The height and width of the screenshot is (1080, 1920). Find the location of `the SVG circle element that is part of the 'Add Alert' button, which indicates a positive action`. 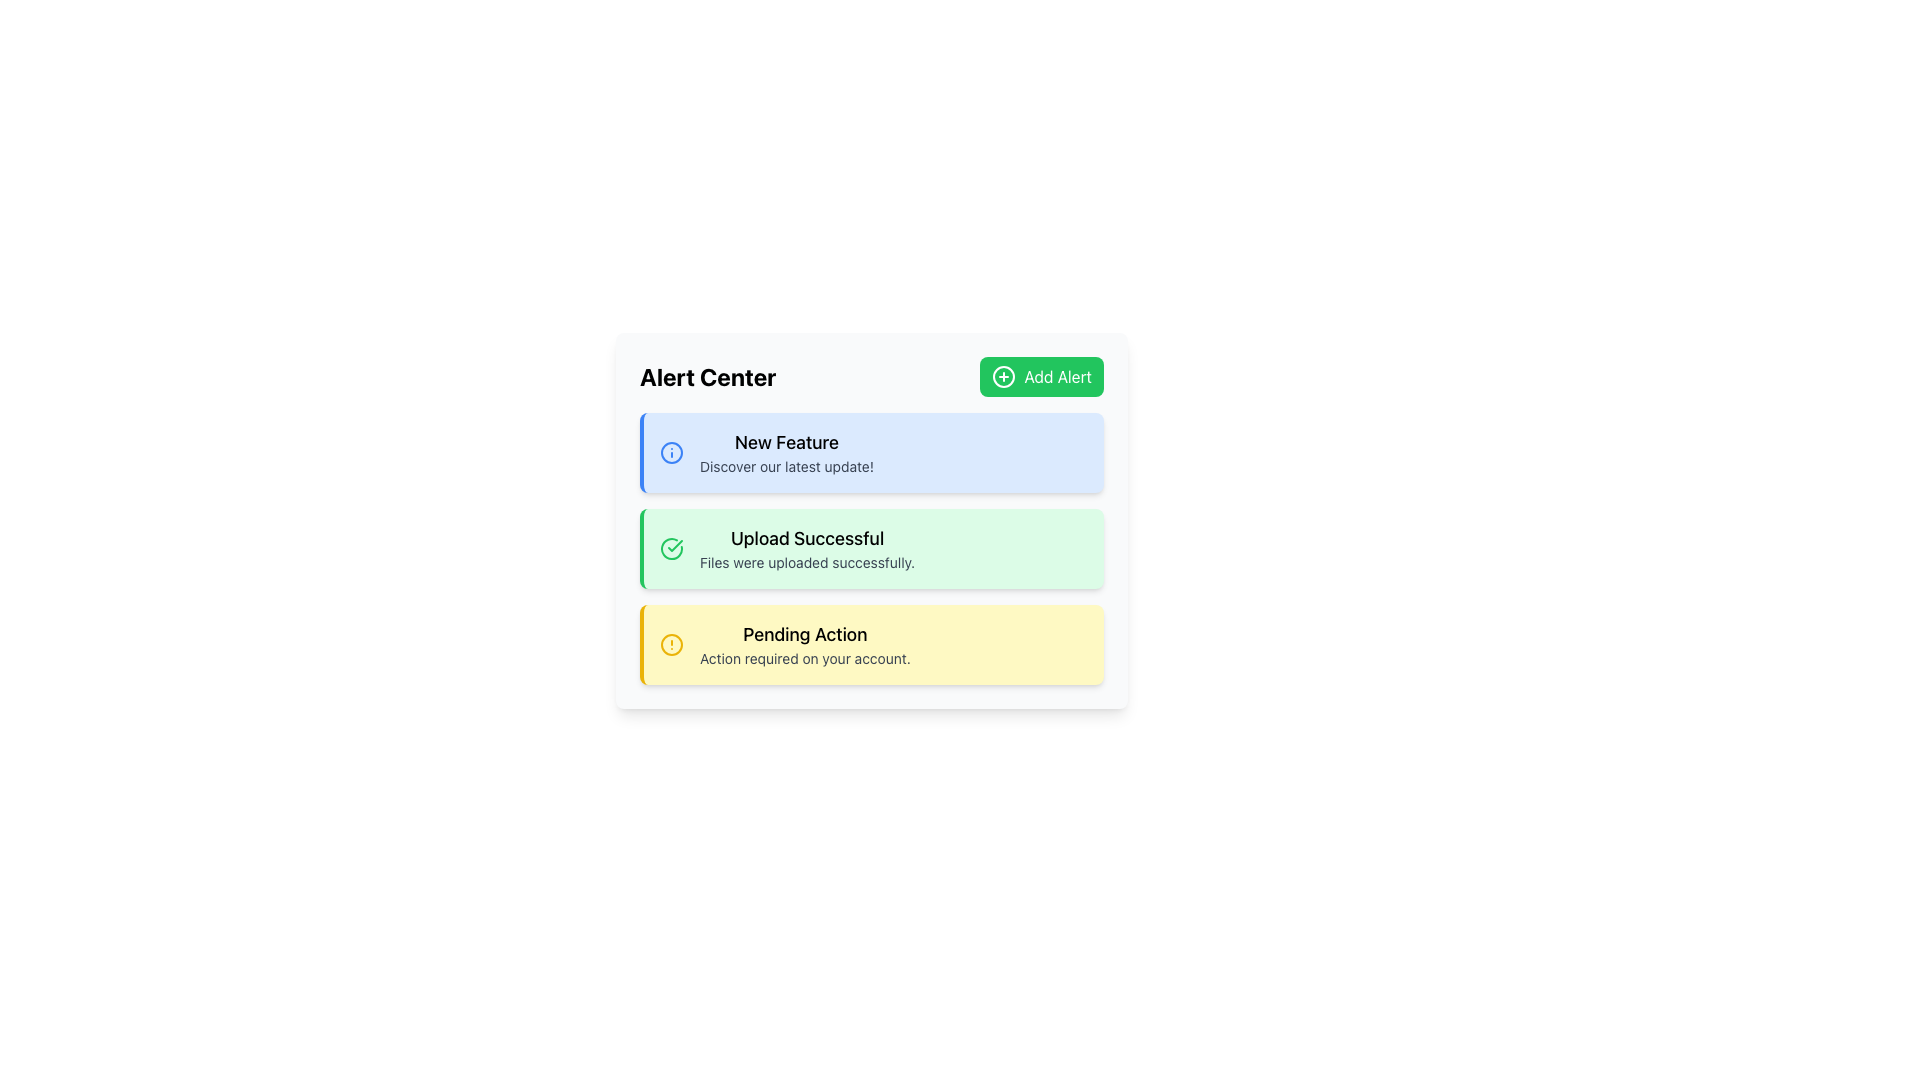

the SVG circle element that is part of the 'Add Alert' button, which indicates a positive action is located at coordinates (1004, 377).